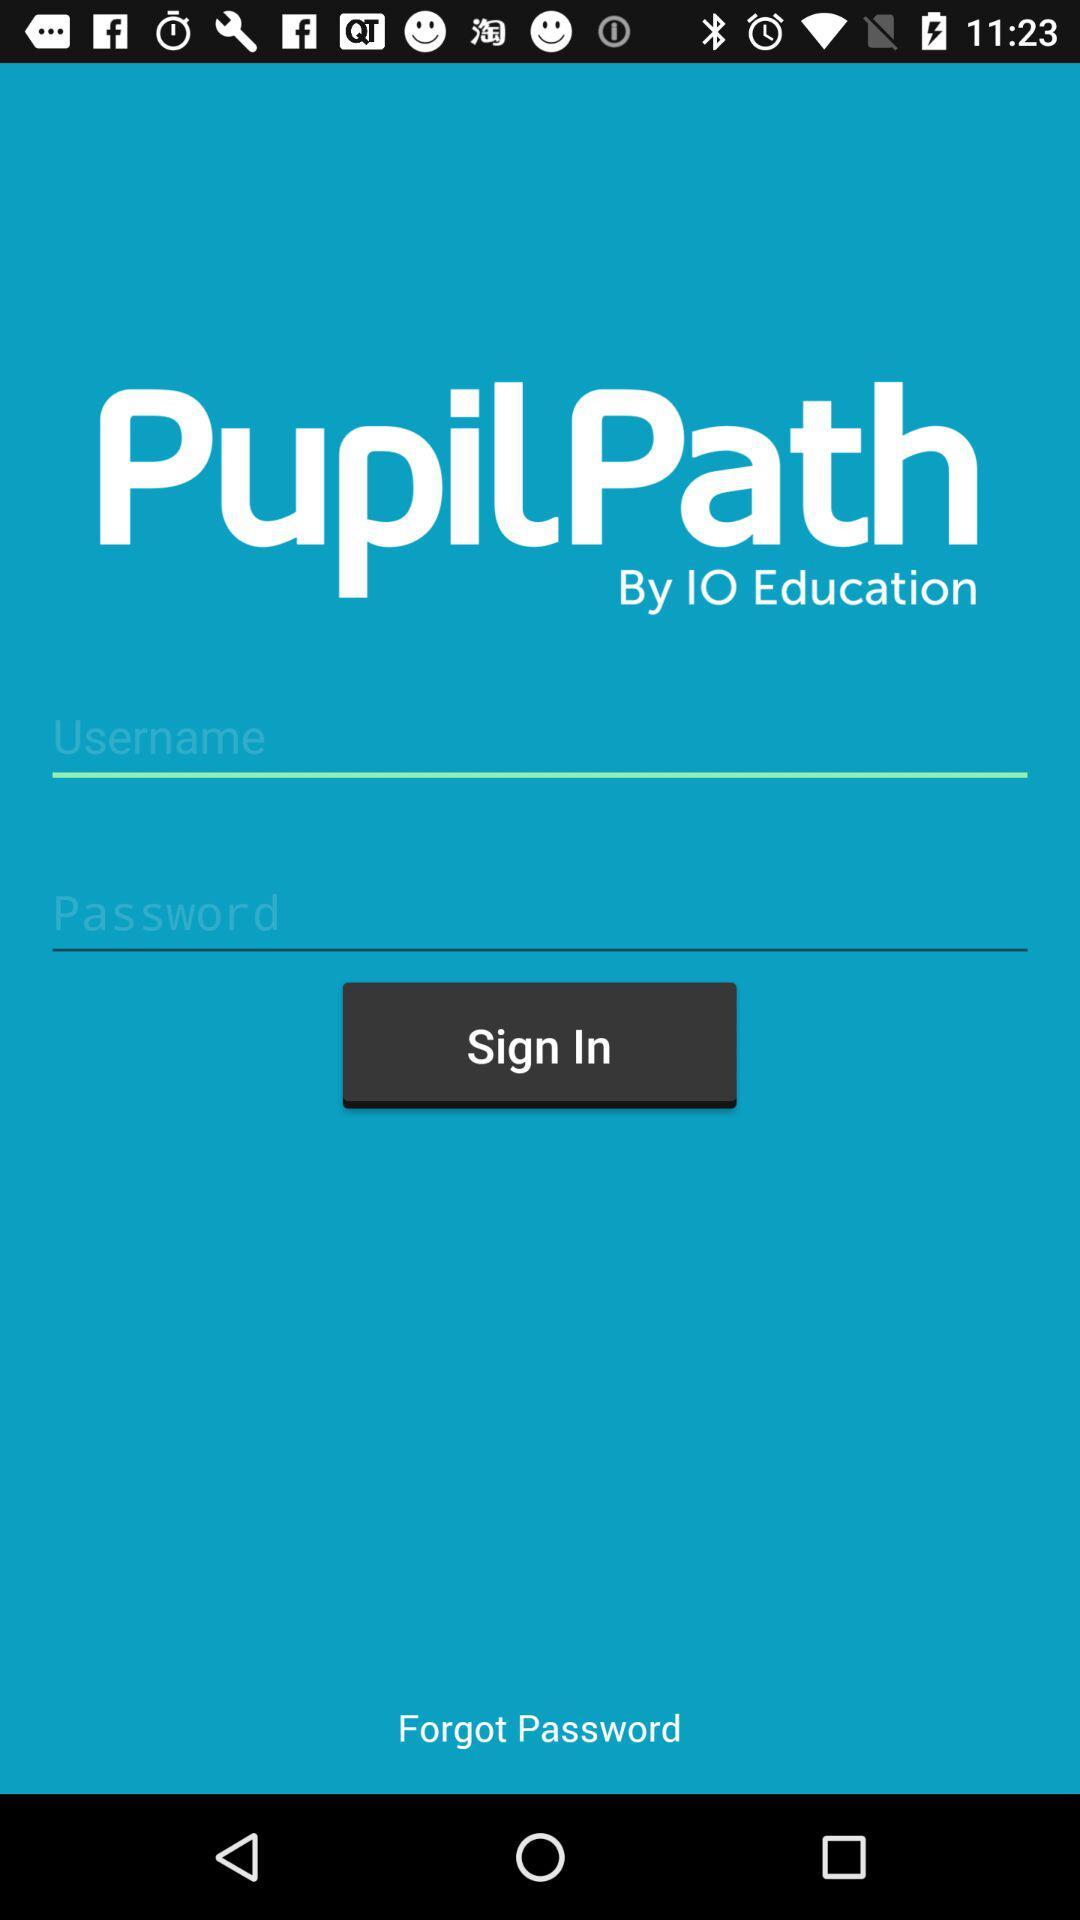  What do you see at coordinates (538, 1044) in the screenshot?
I see `the sign in` at bounding box center [538, 1044].